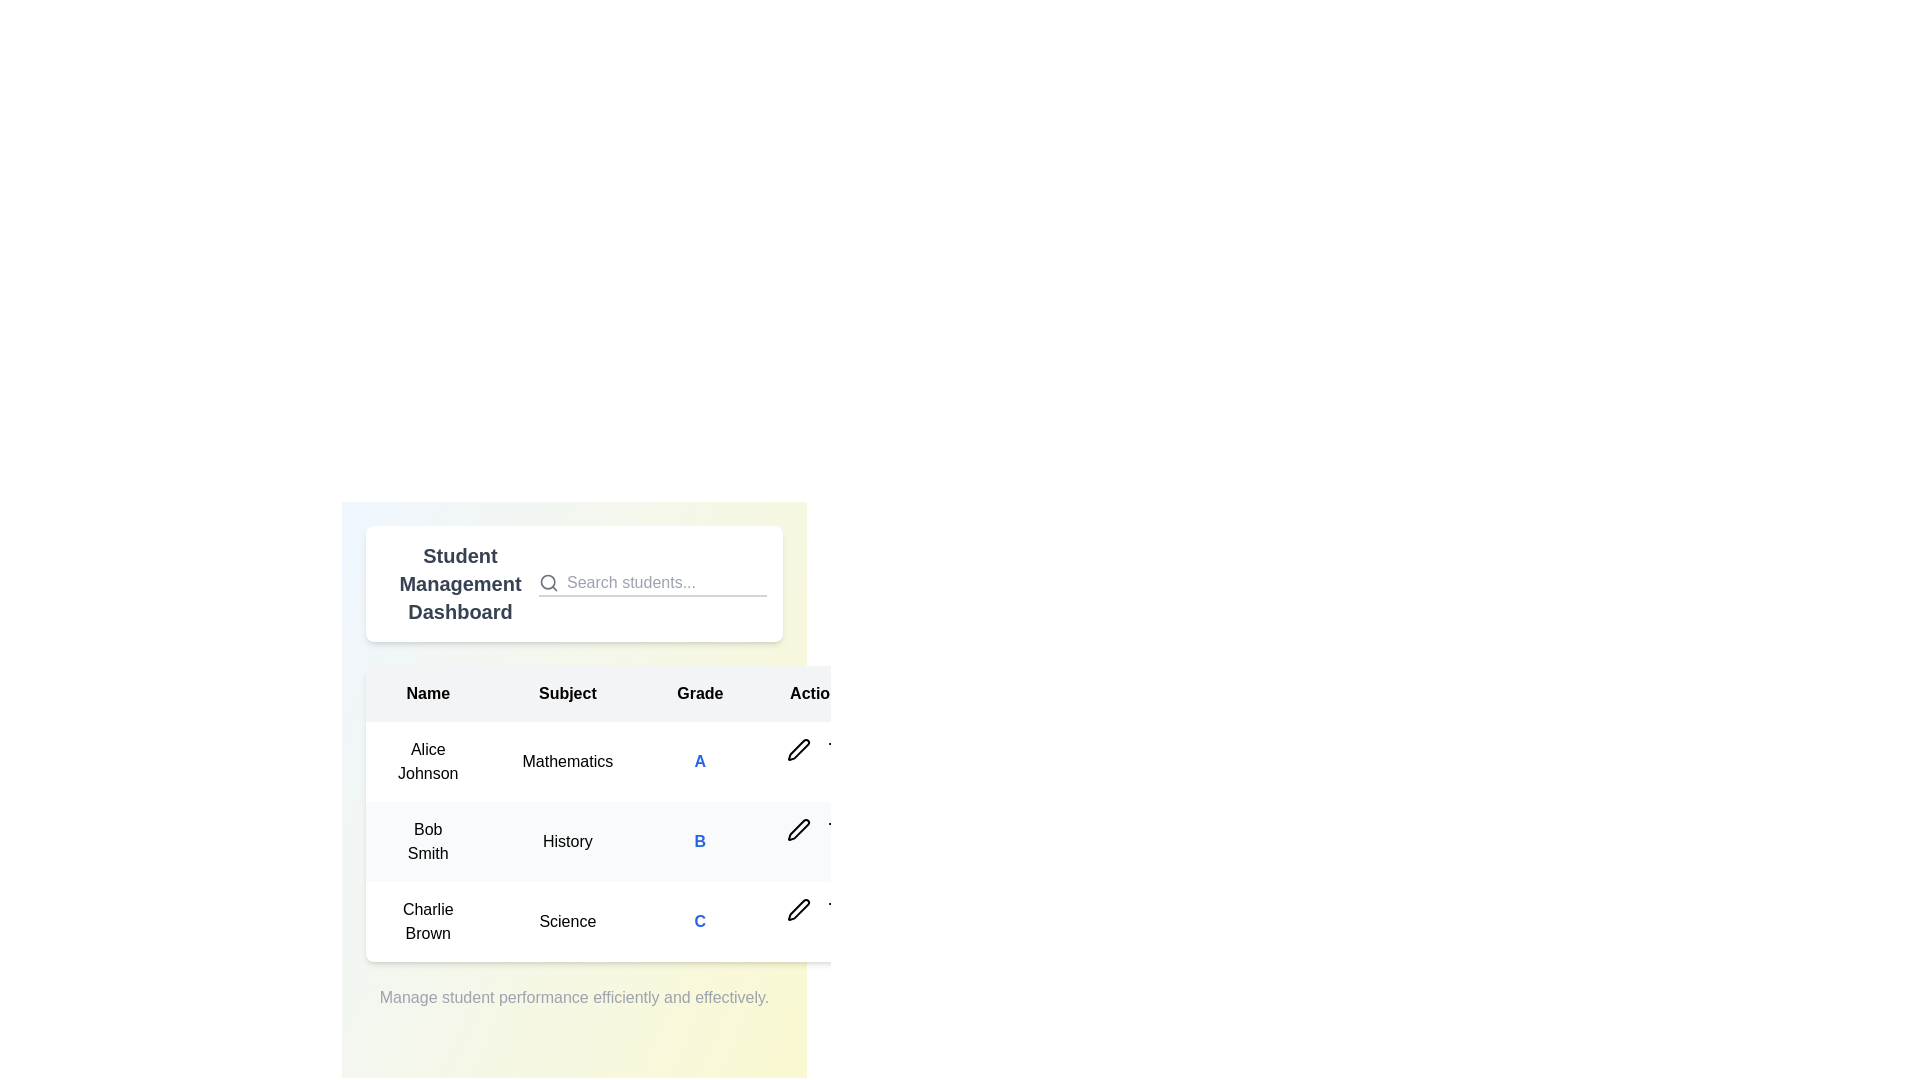 The height and width of the screenshot is (1080, 1920). Describe the element at coordinates (548, 582) in the screenshot. I see `the gray magnifying glass icon, which is located to the left of the 'Search students...' input field` at that location.